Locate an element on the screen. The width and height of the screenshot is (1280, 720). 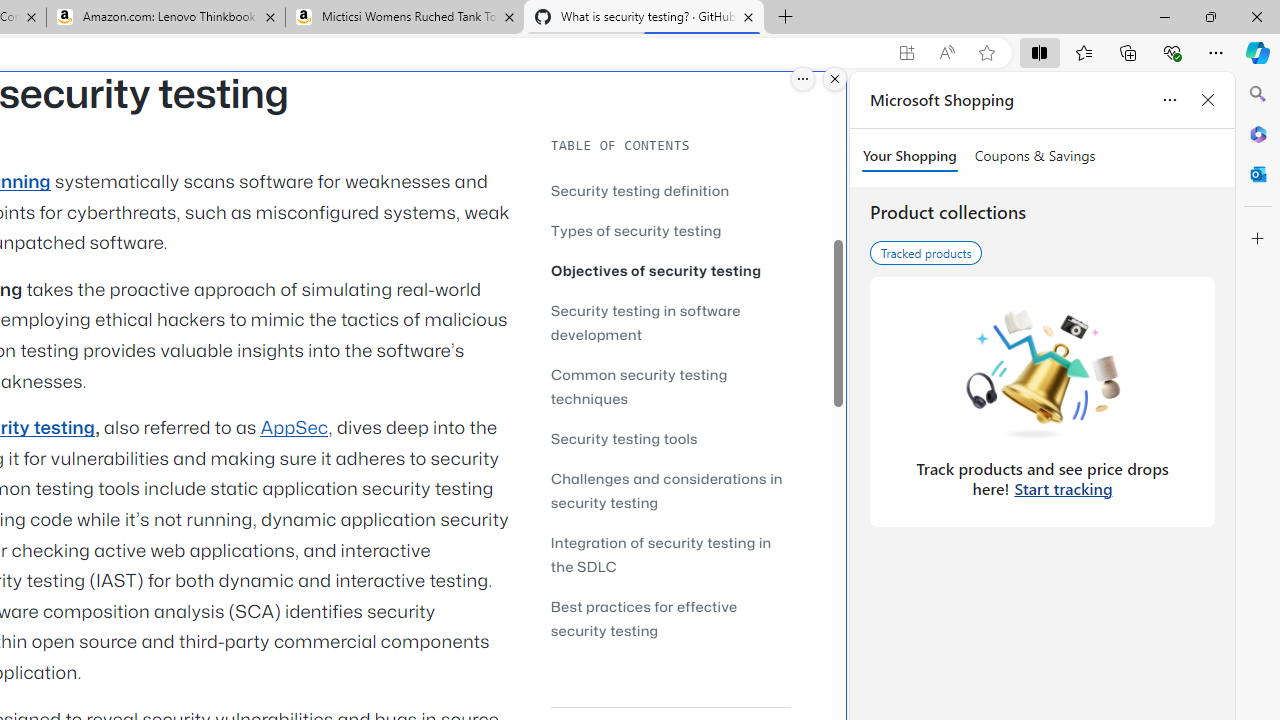
'App available. Install GitHub' is located at coordinates (905, 52).